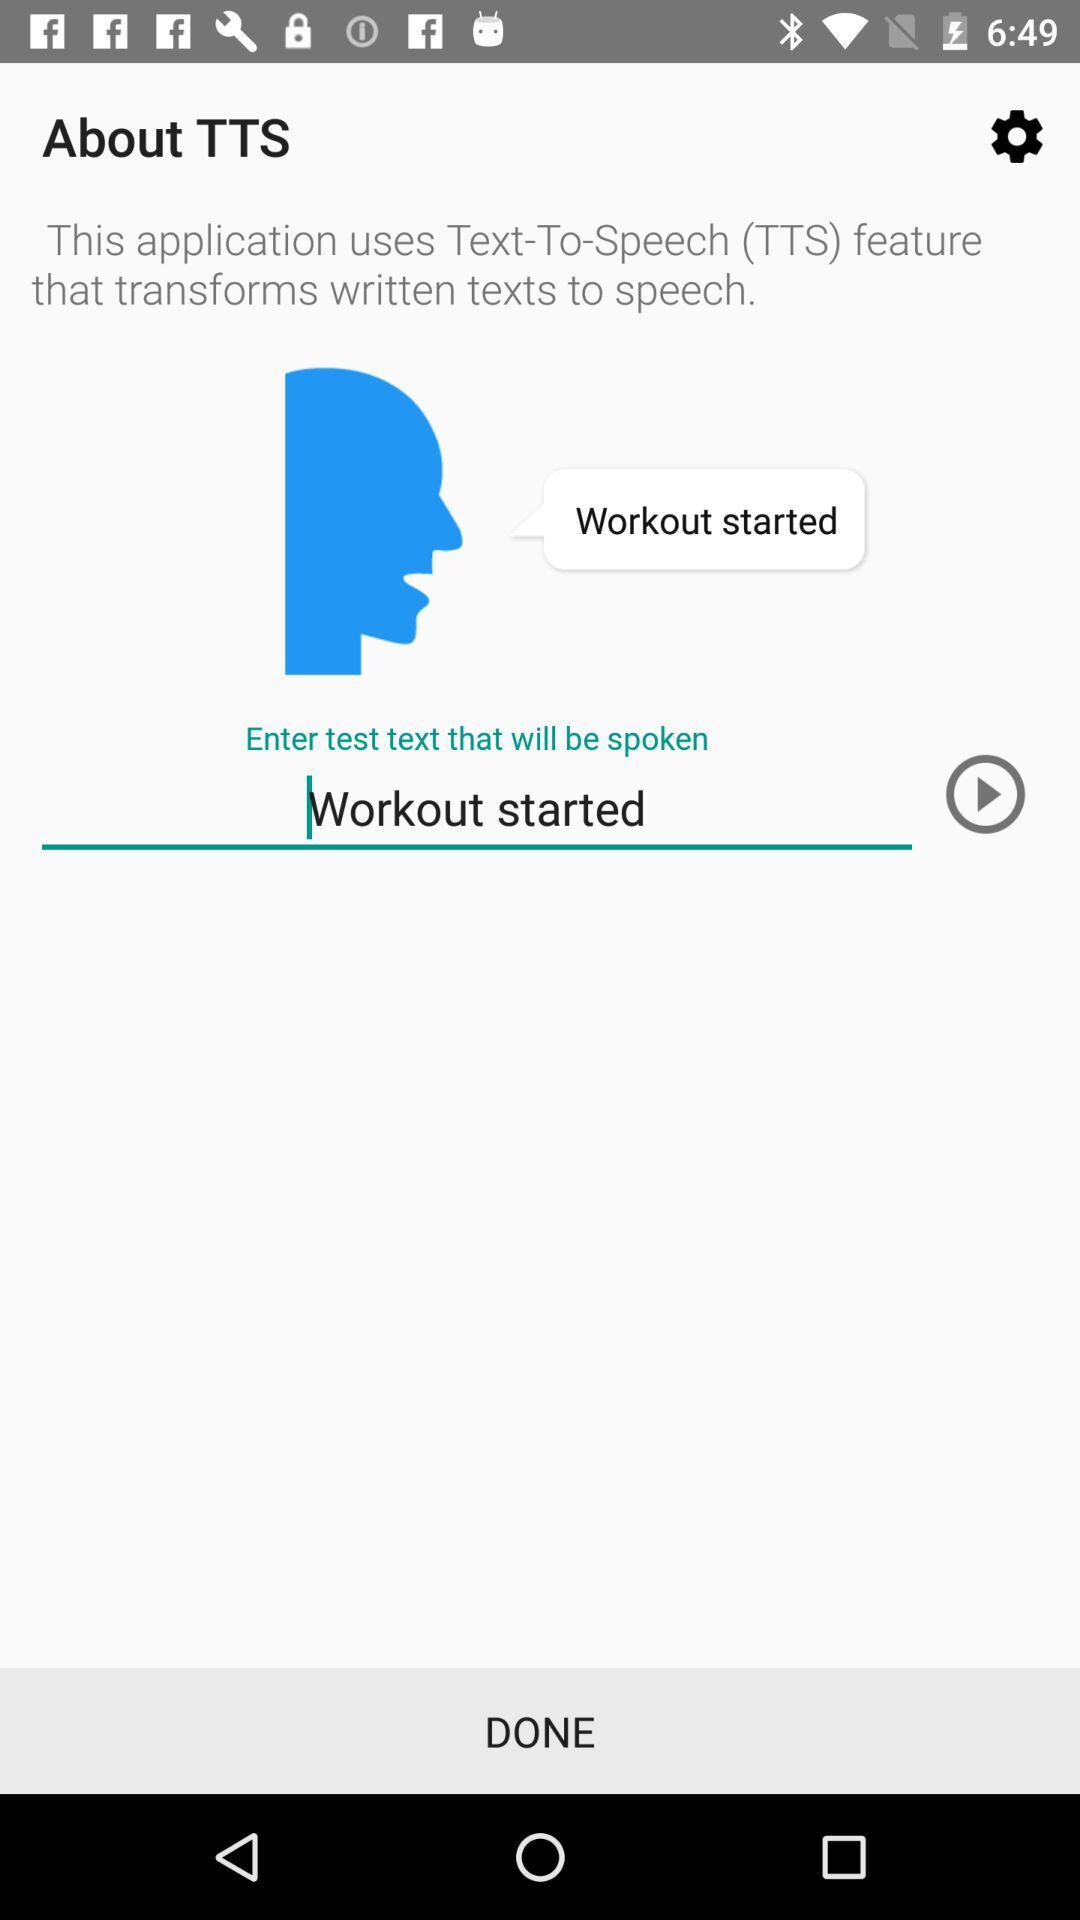 The height and width of the screenshot is (1920, 1080). Describe the element at coordinates (984, 793) in the screenshot. I see `the play icon` at that location.